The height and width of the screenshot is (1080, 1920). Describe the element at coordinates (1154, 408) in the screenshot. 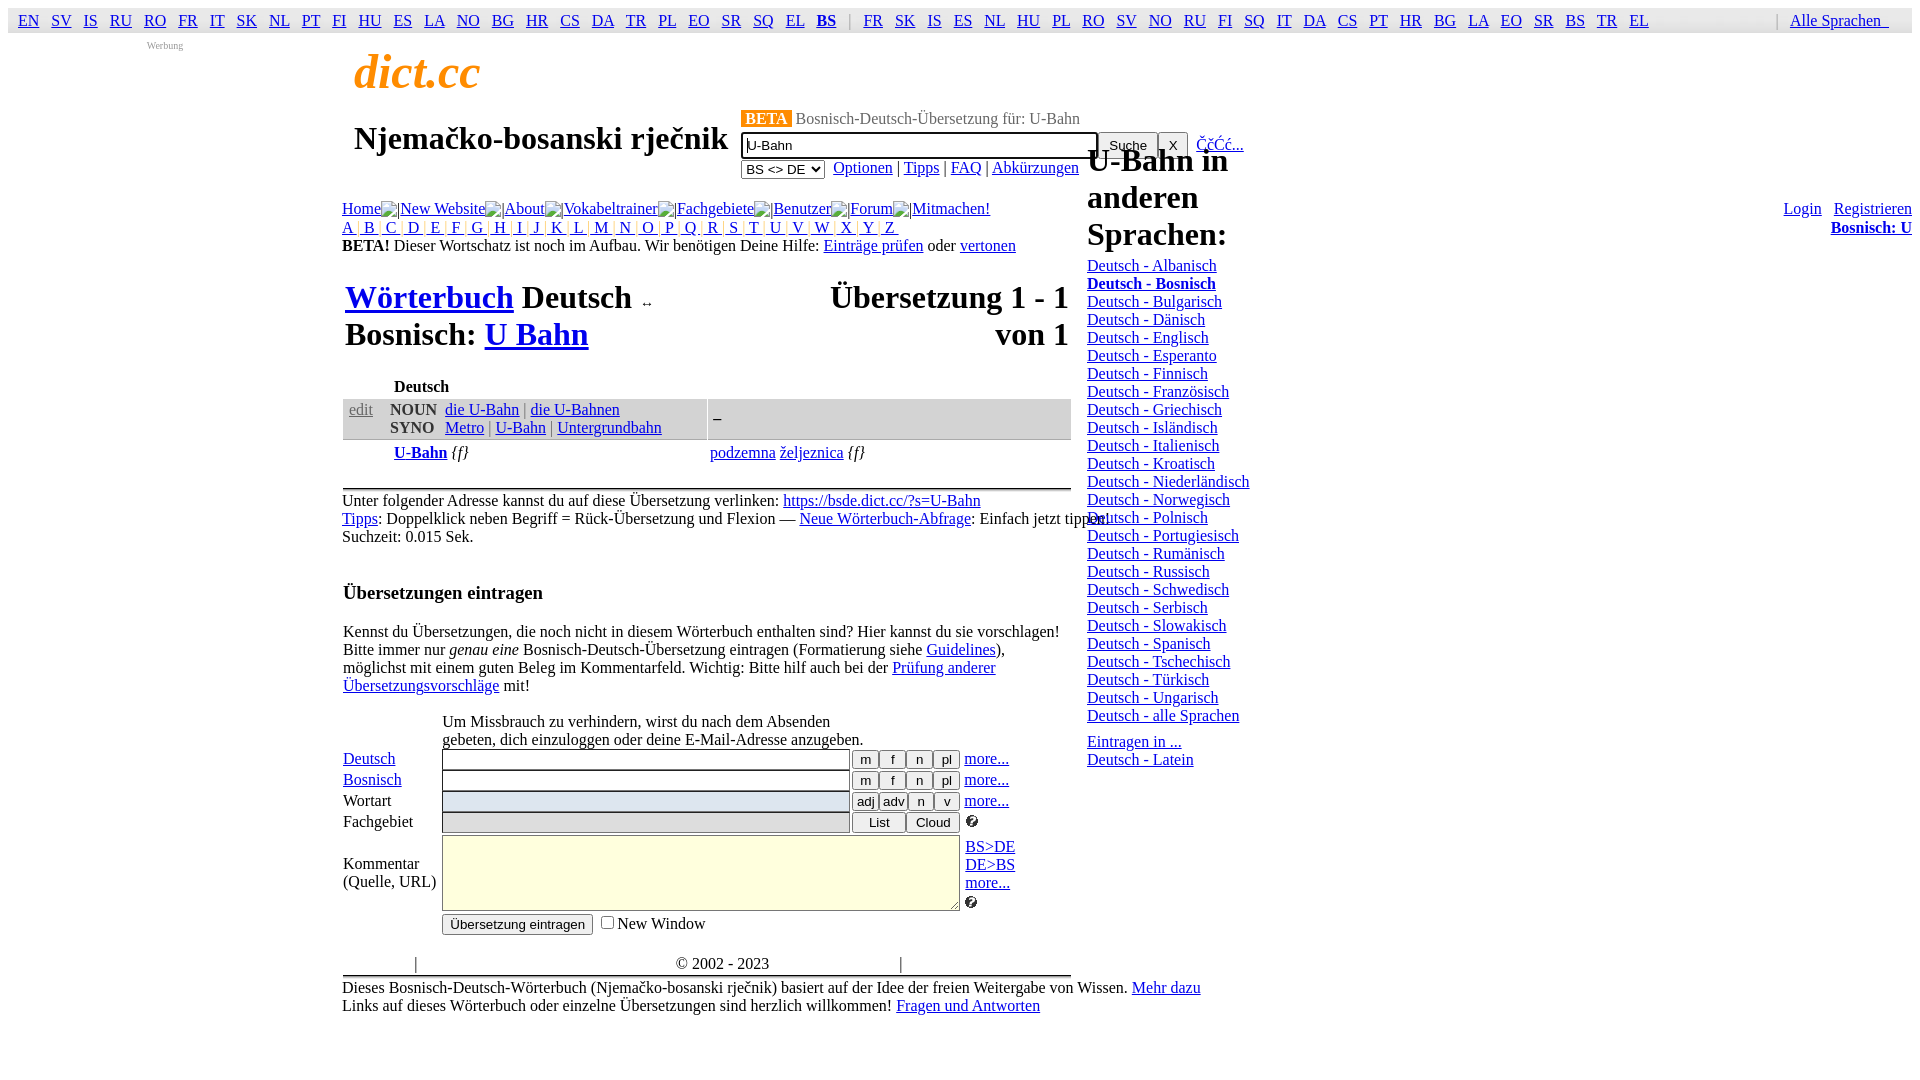

I see `'Deutsch - Griechisch'` at that location.